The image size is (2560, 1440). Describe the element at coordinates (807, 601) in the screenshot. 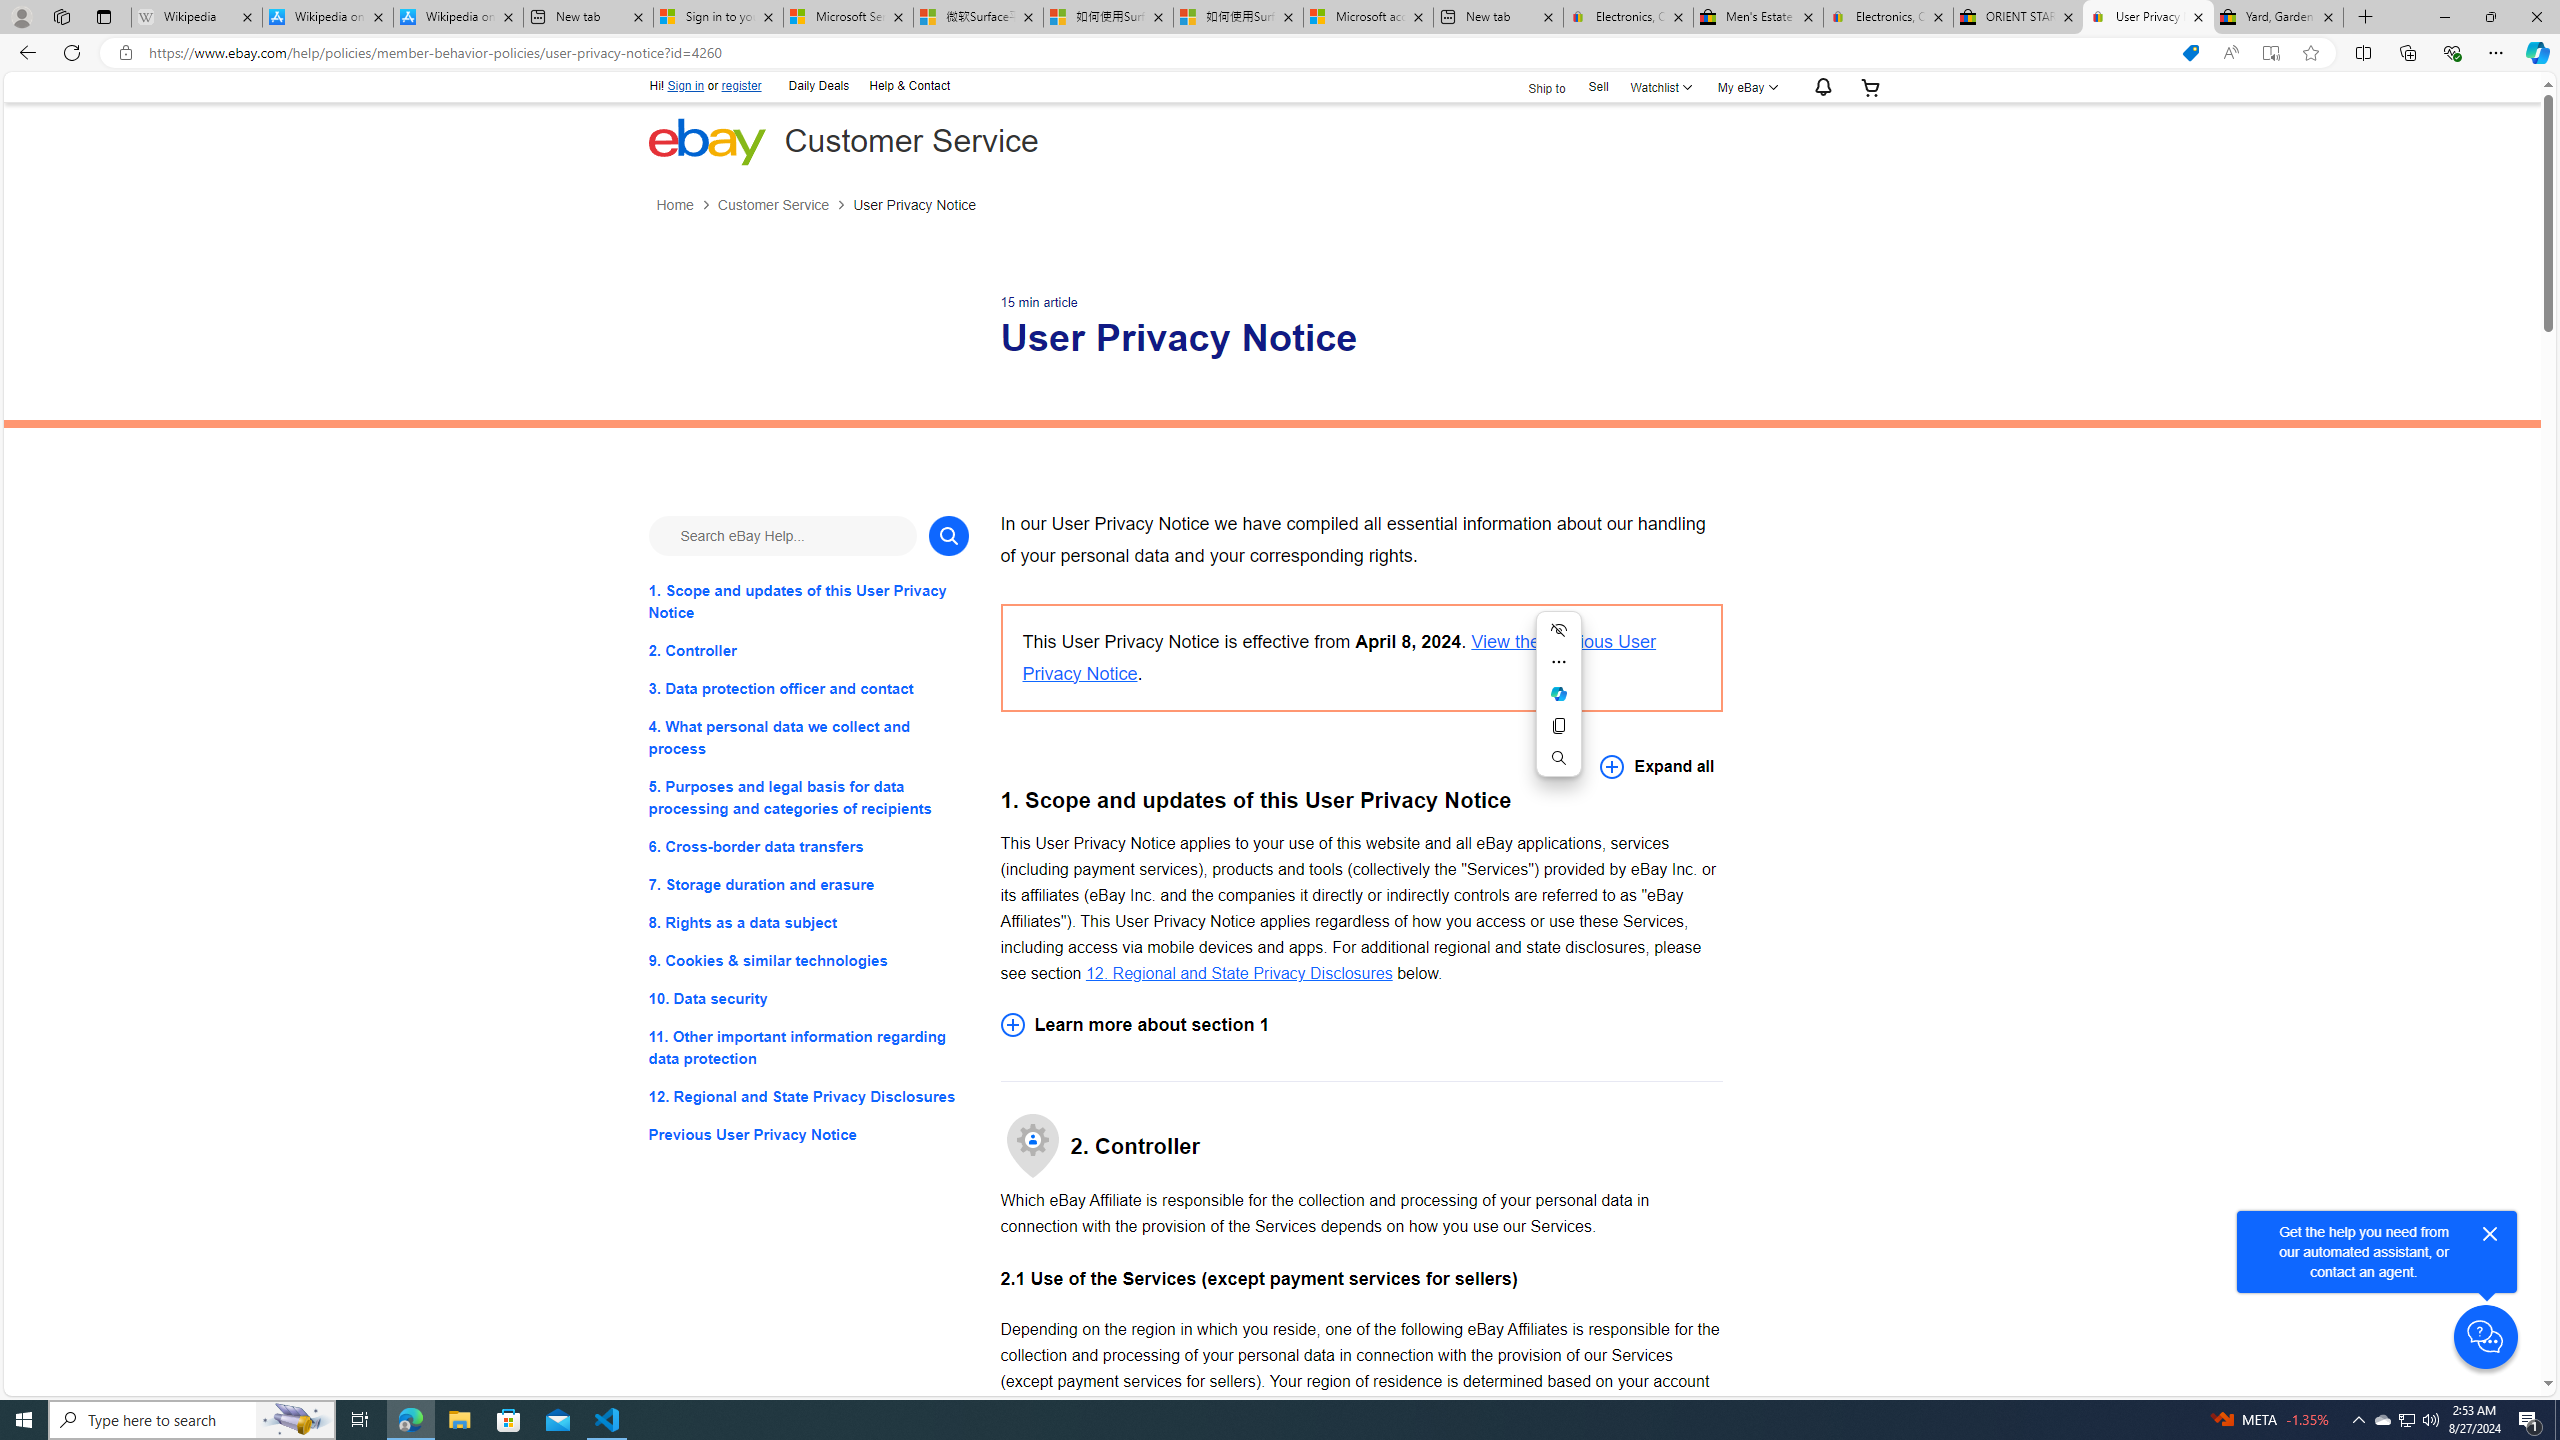

I see `'1. Scope and updates of this User Privacy Notice'` at that location.